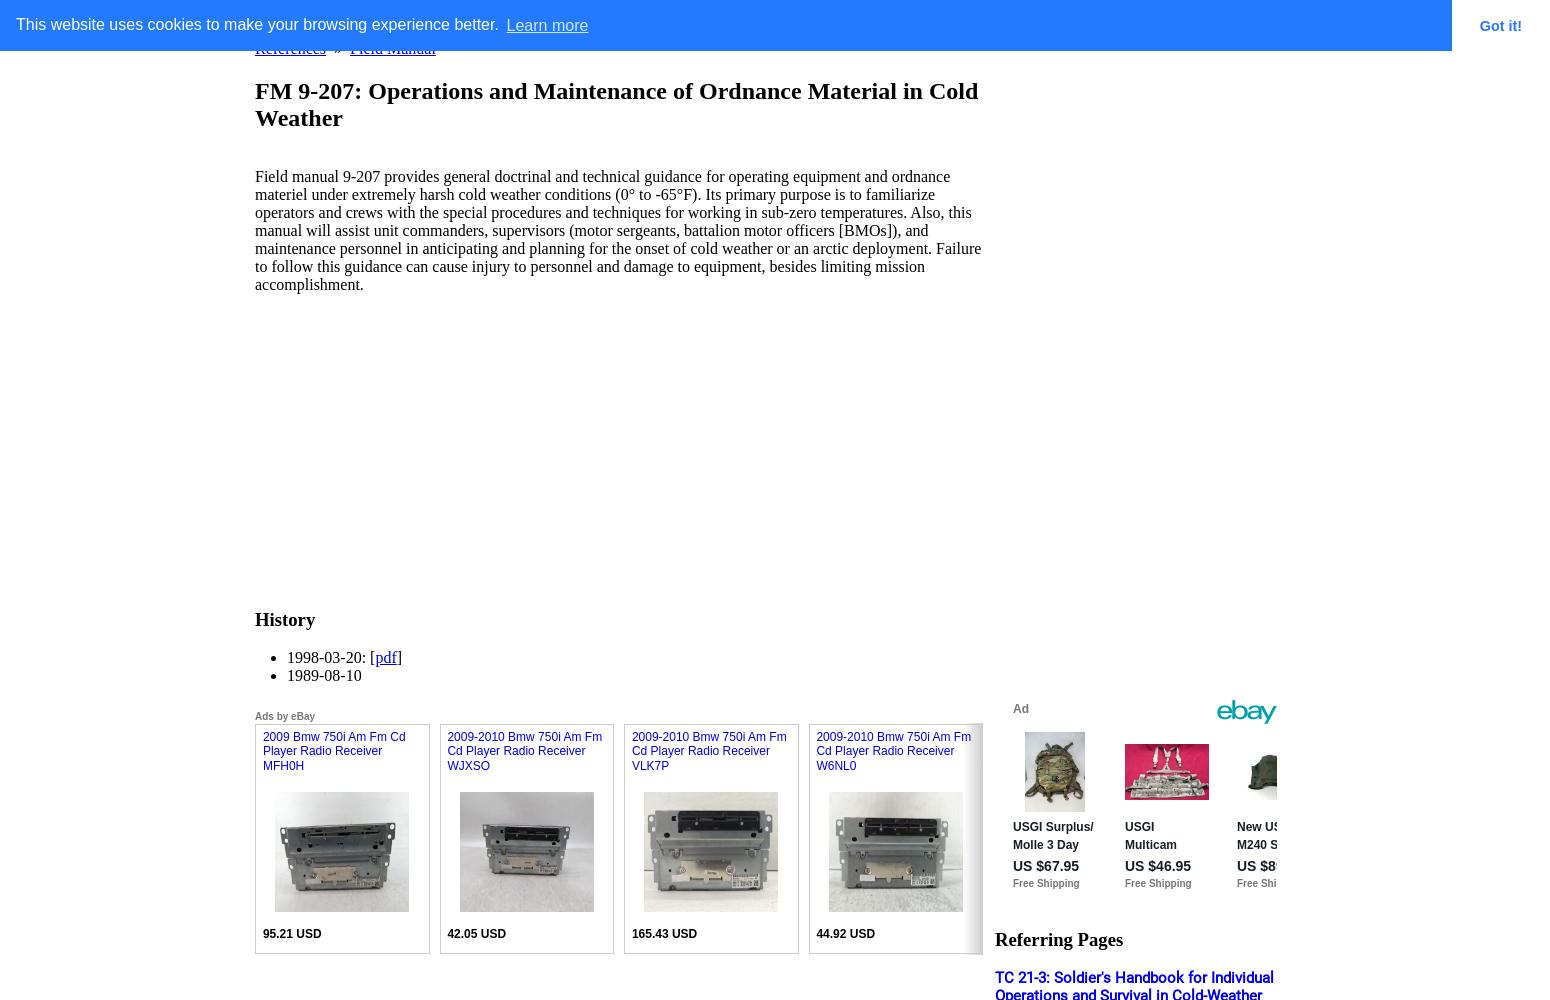  I want to click on '2009-2010 Bmw 750i Am Fm Cd Player Radio Receiver VLK7P', so click(630, 751).